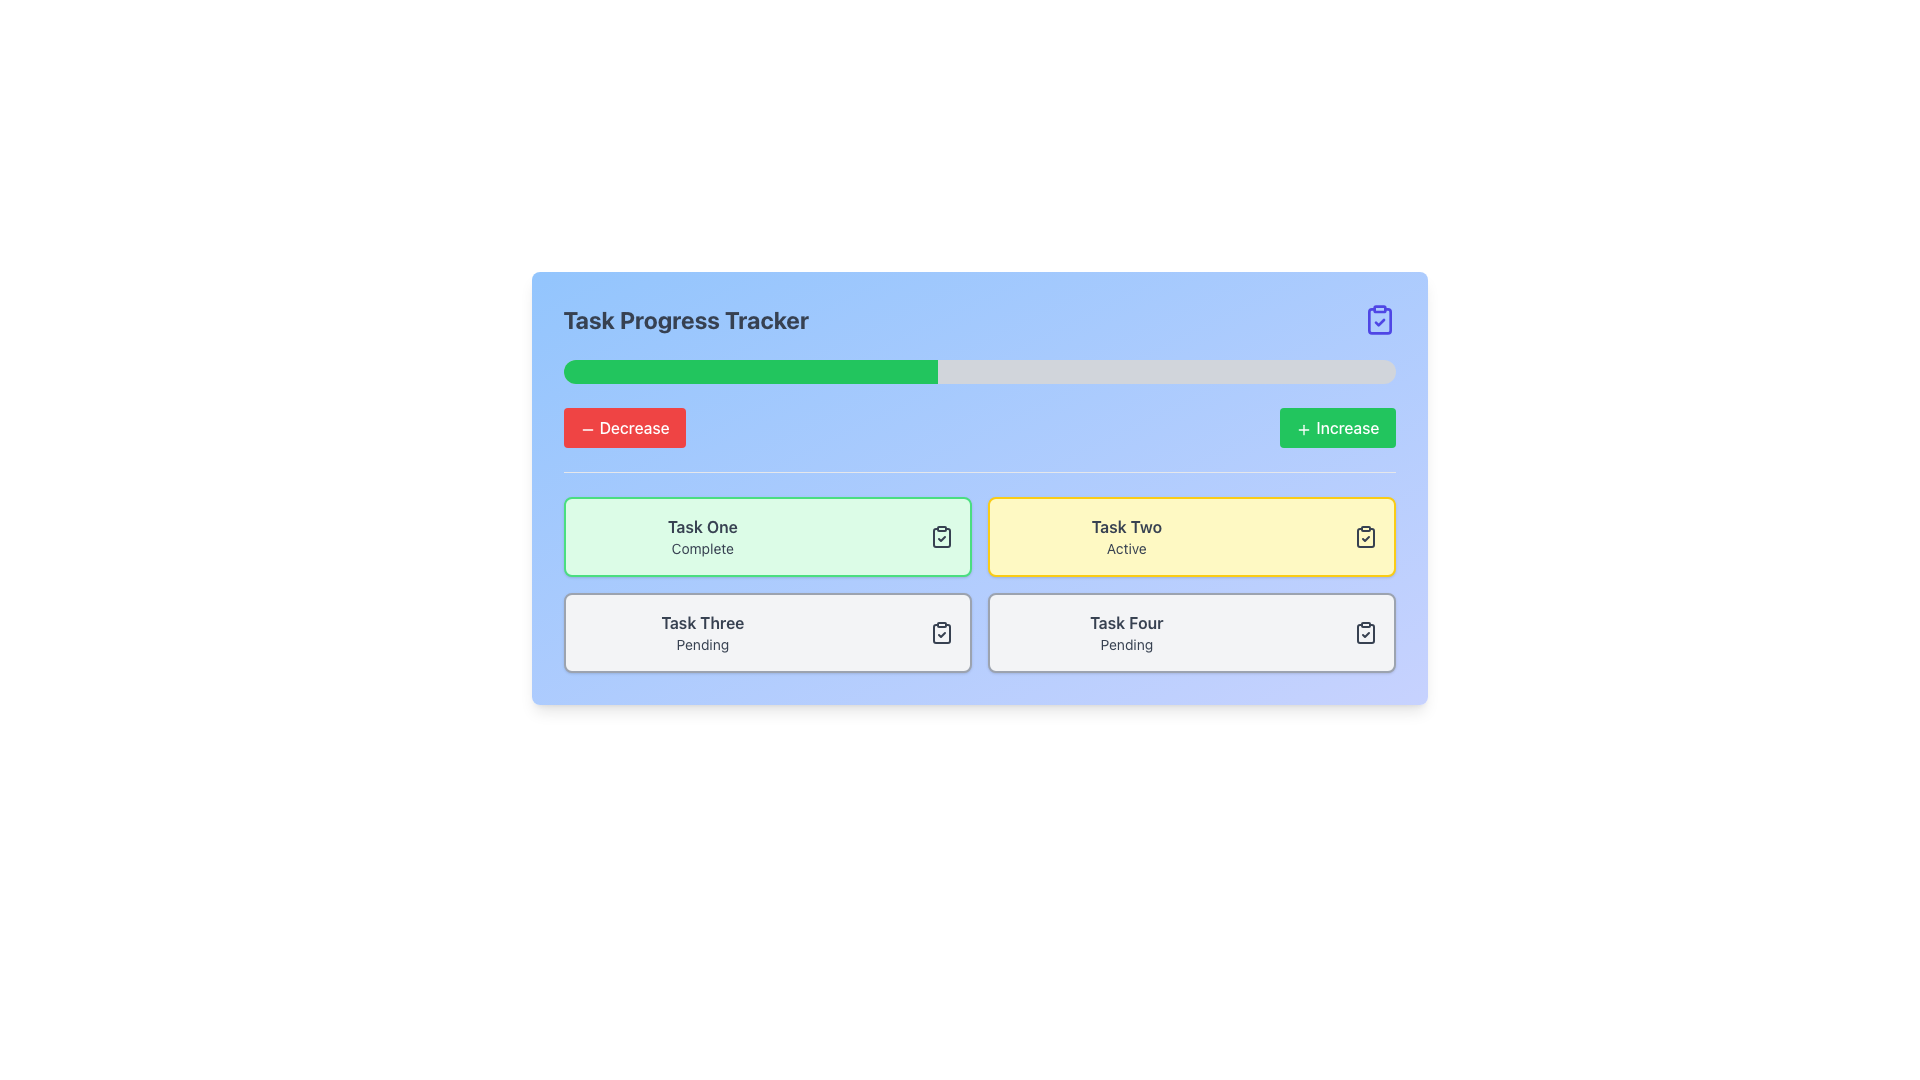 This screenshot has width=1920, height=1080. I want to click on the 'Task Three' text label, which is a bold text field located in the bottom-left quadrant of the task overview section, so click(702, 622).